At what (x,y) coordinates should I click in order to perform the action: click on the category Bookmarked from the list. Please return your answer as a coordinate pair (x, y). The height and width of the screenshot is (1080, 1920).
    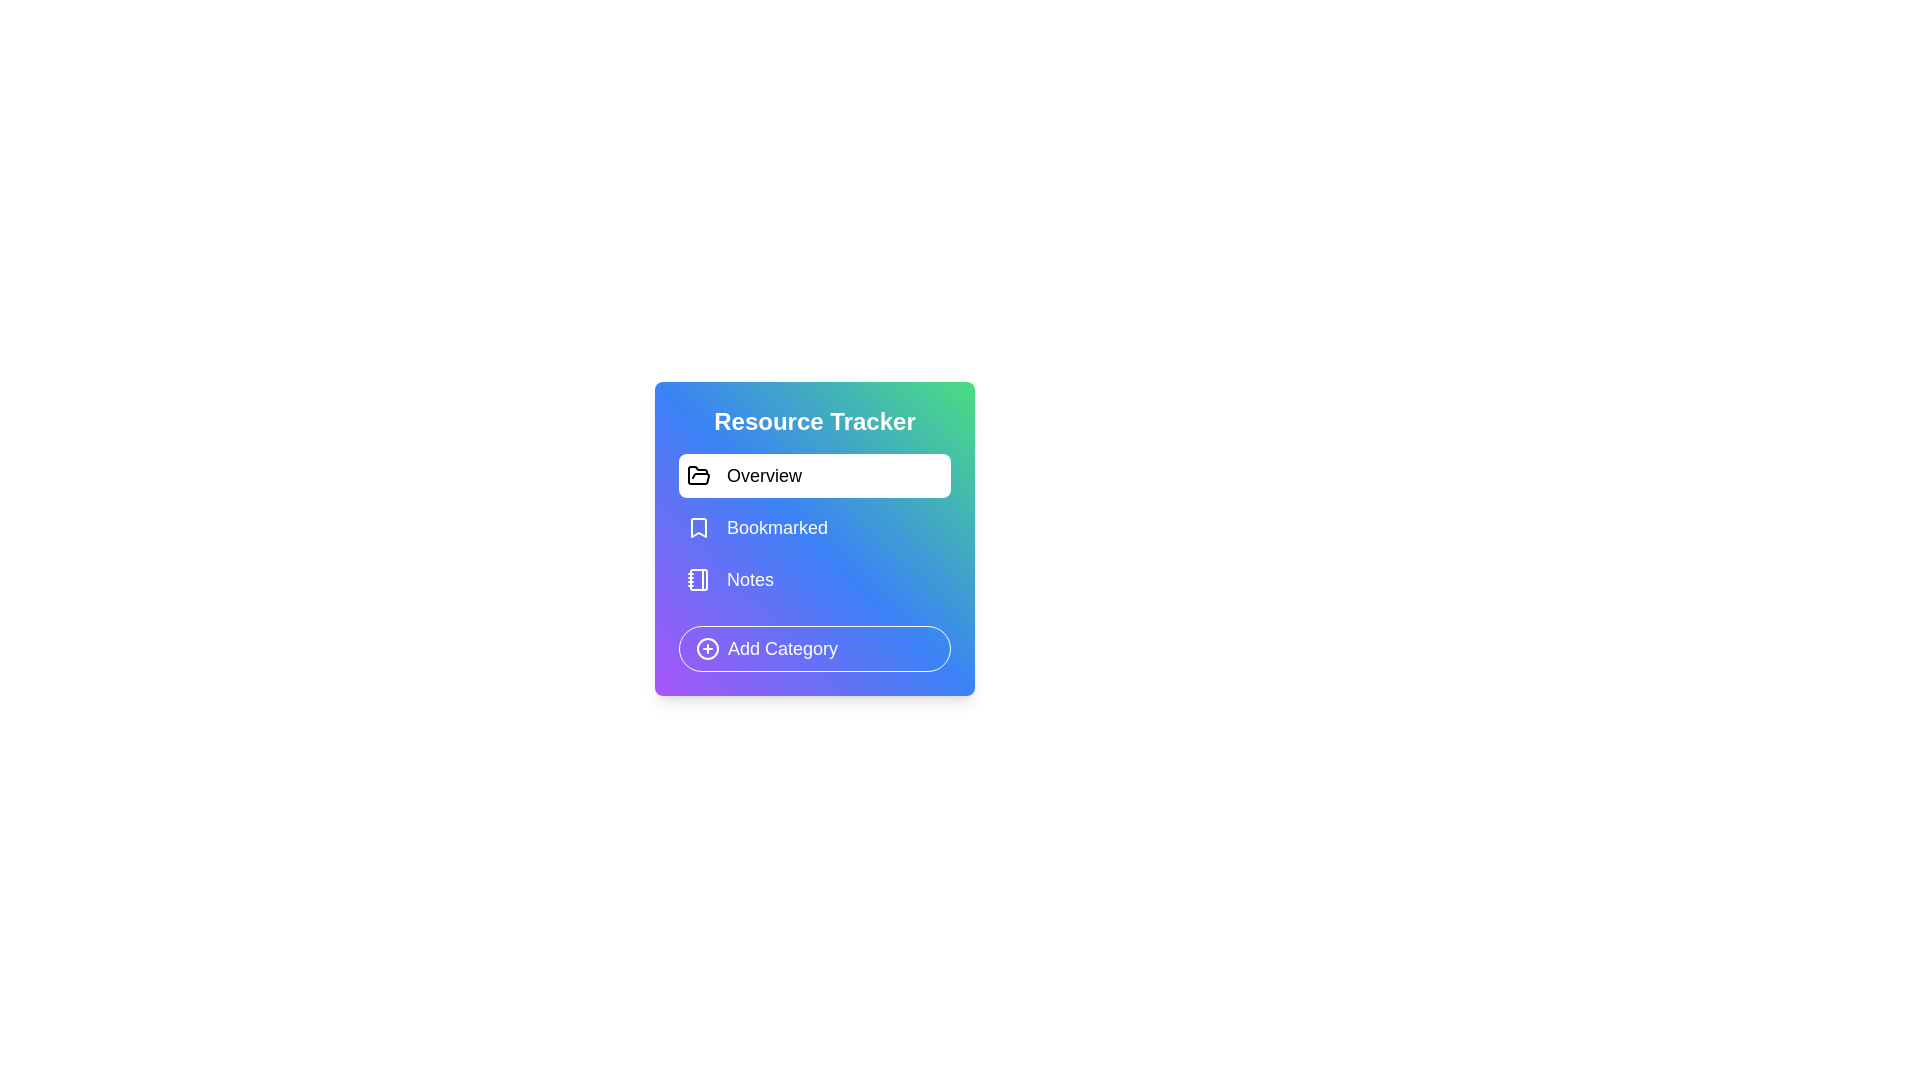
    Looking at the image, I should click on (815, 527).